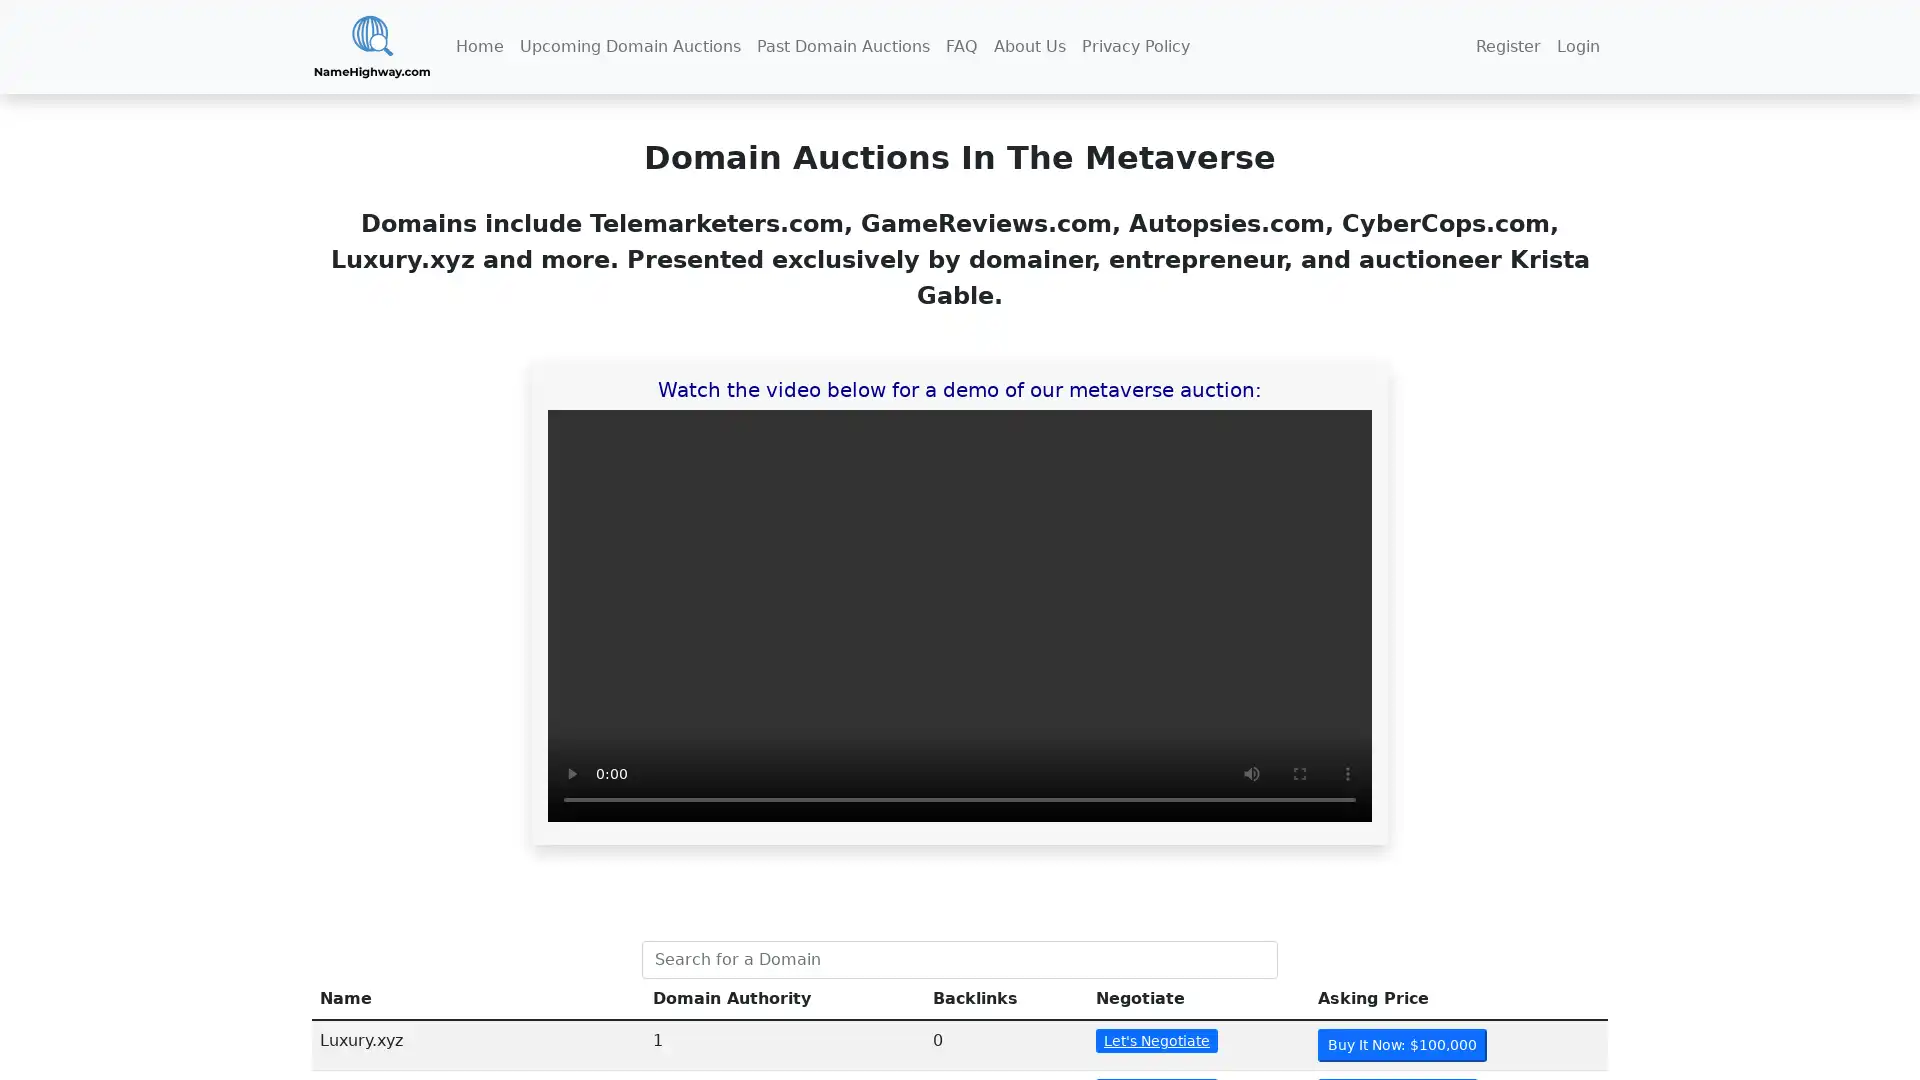  Describe the element at coordinates (1401, 1044) in the screenshot. I see `Buy It Now: $100,000` at that location.